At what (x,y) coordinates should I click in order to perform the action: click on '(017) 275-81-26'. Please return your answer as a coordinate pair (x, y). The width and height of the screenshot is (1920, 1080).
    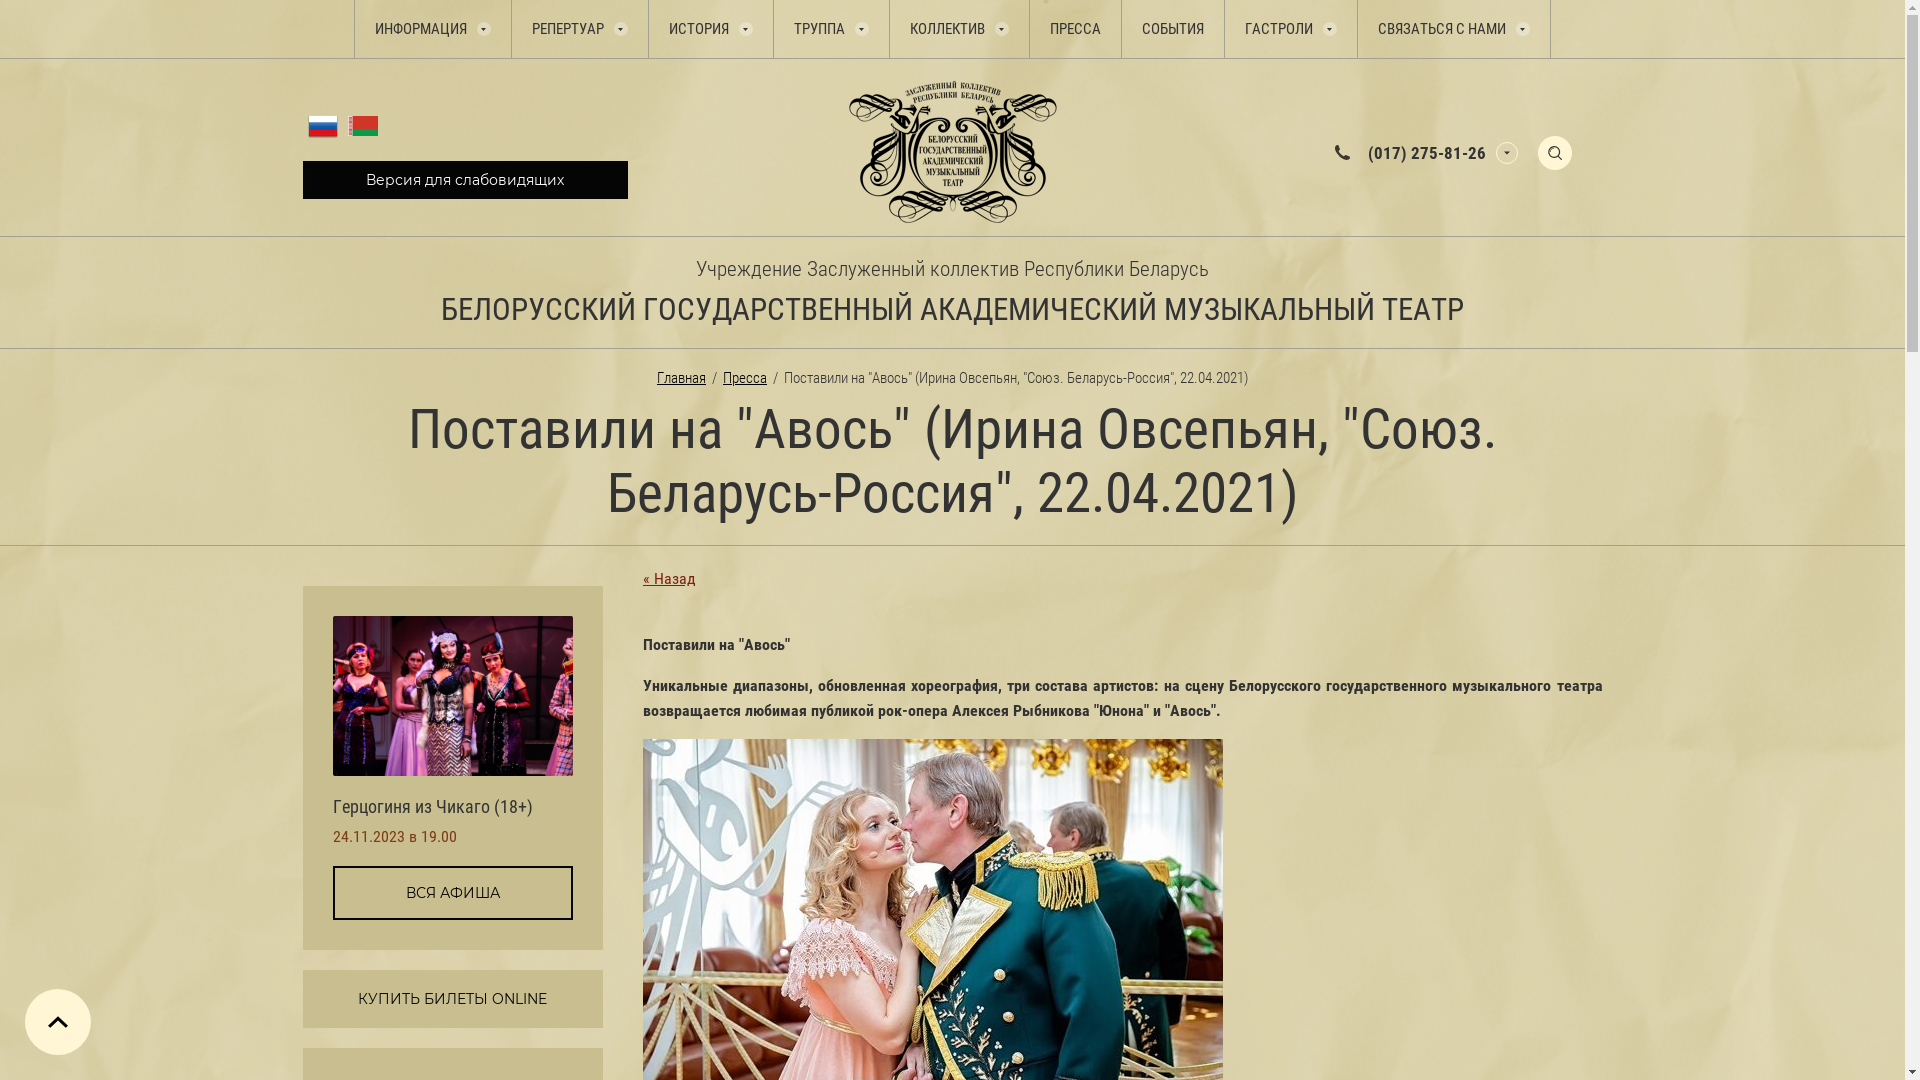
    Looking at the image, I should click on (1425, 150).